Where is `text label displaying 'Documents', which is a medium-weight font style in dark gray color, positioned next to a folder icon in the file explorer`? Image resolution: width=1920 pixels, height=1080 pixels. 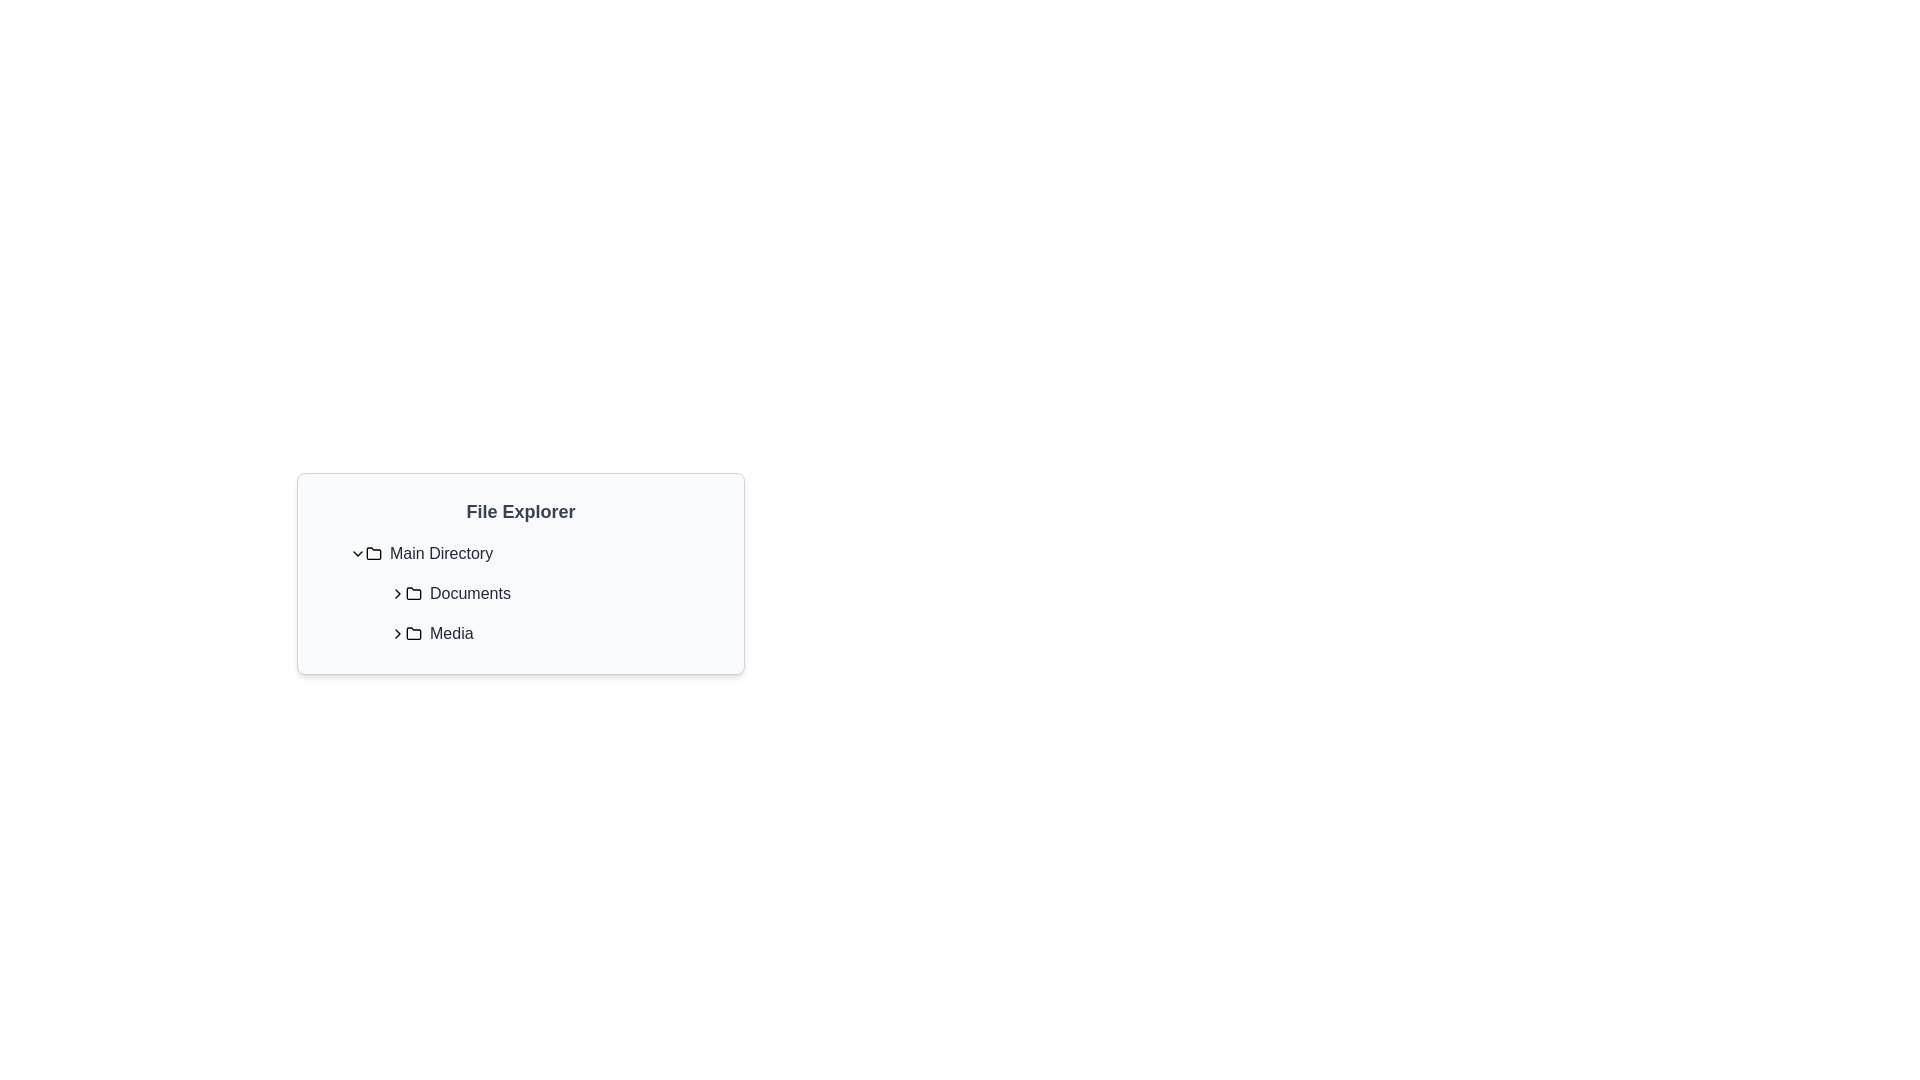 text label displaying 'Documents', which is a medium-weight font style in dark gray color, positioned next to a folder icon in the file explorer is located at coordinates (469, 593).